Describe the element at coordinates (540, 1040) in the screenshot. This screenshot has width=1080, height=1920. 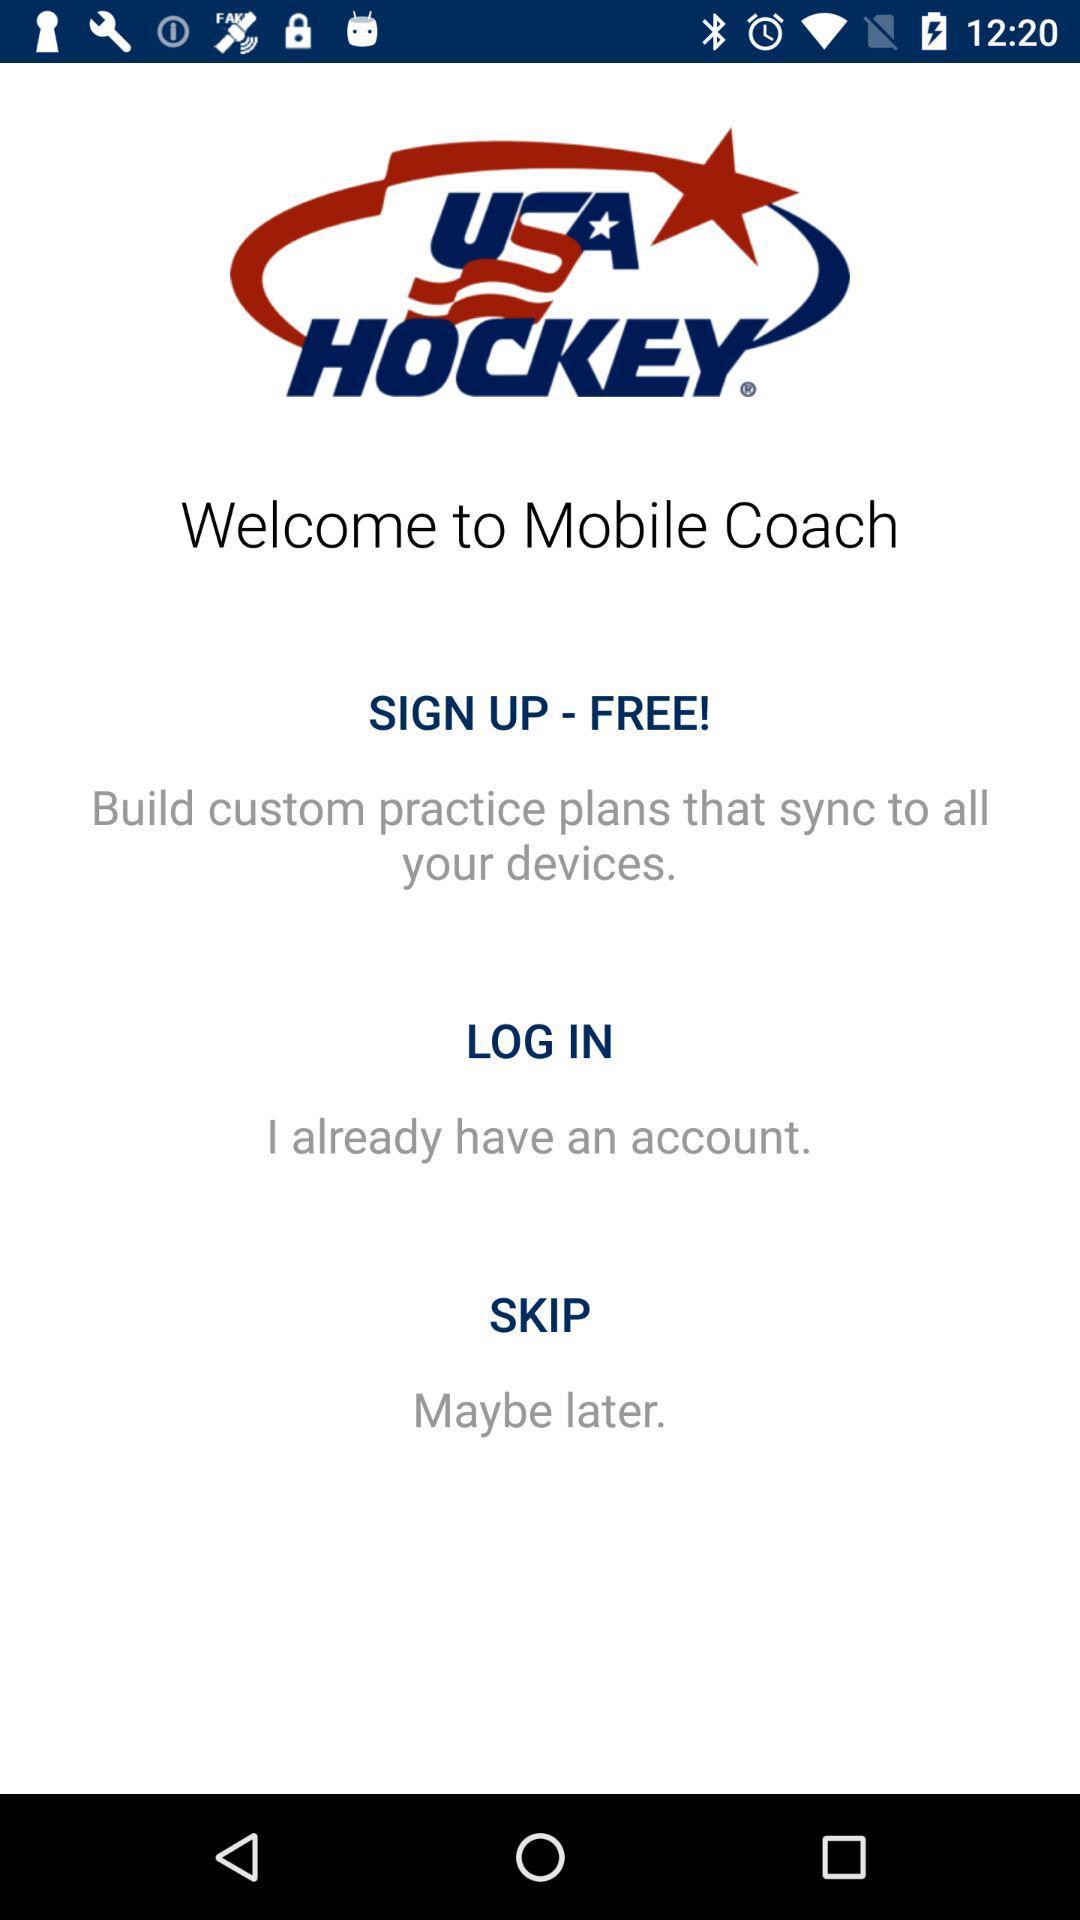
I see `log in item` at that location.